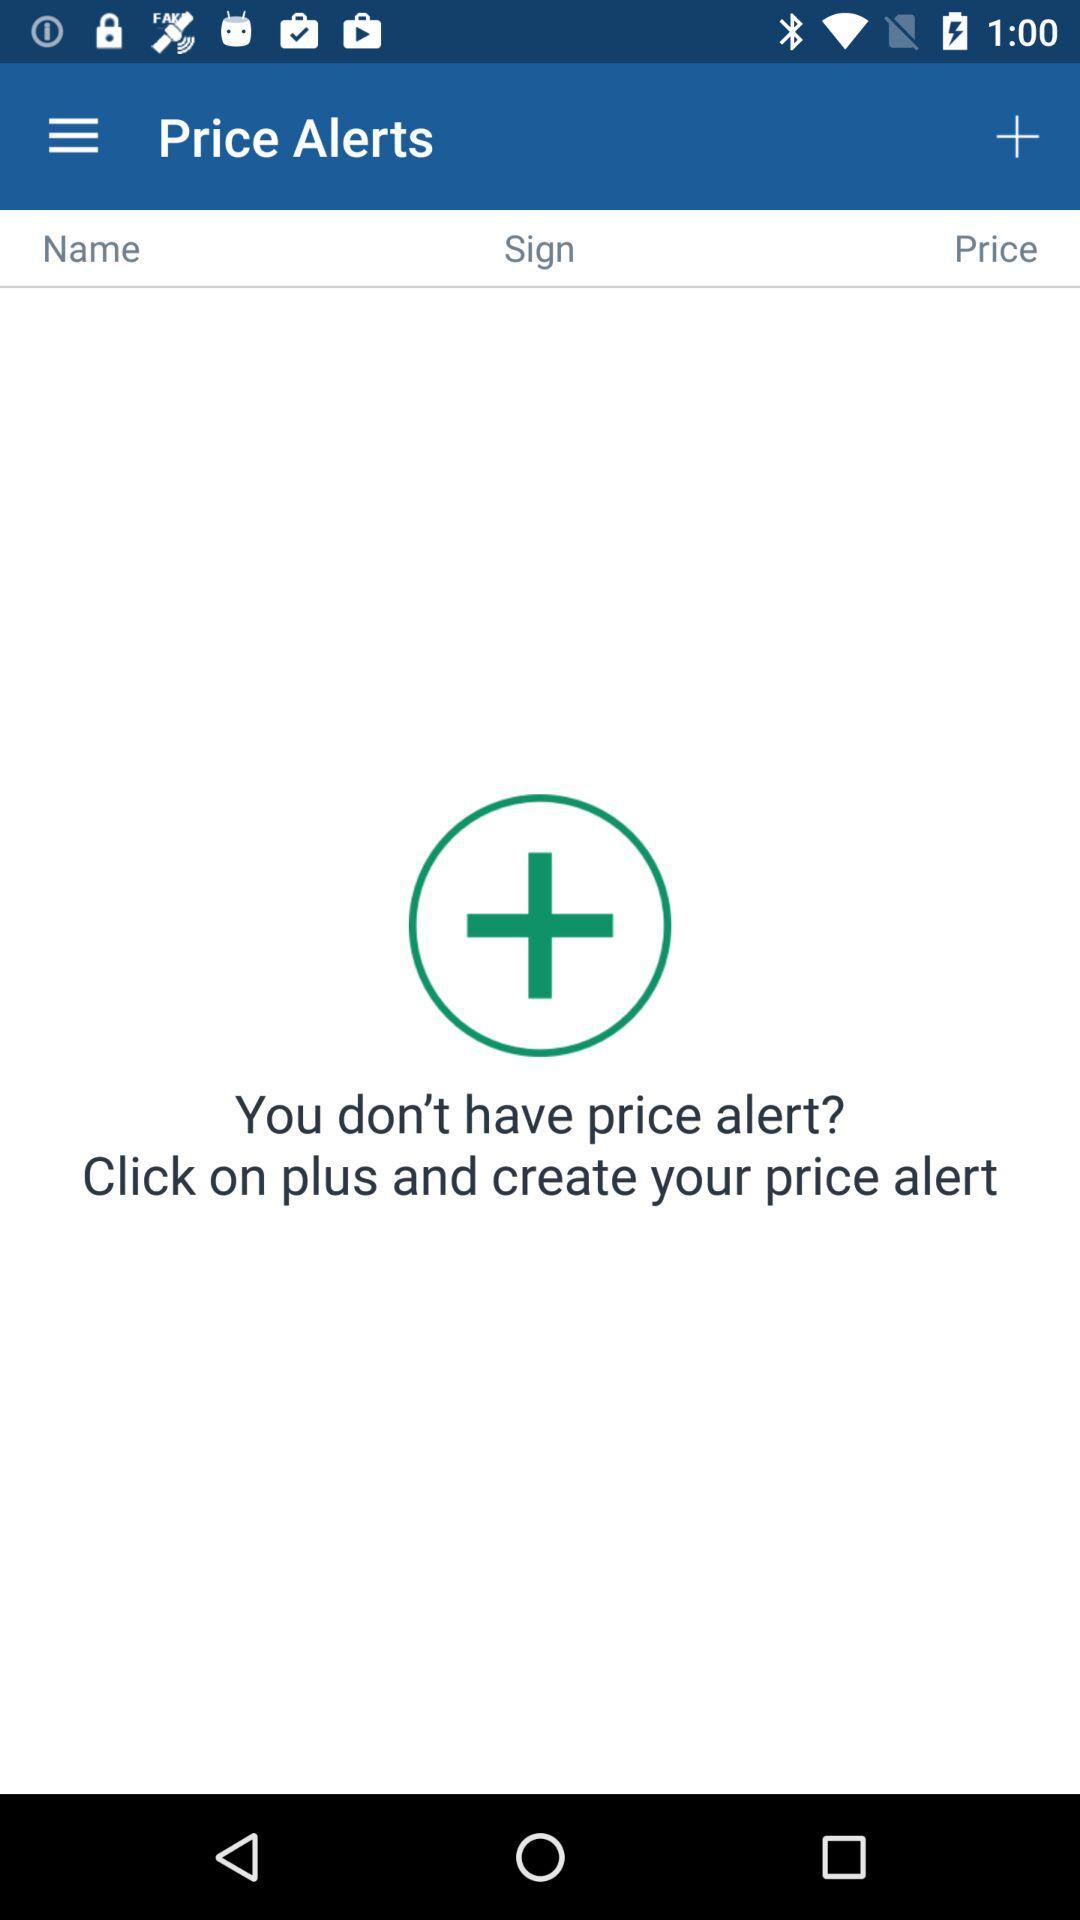 Image resolution: width=1080 pixels, height=1920 pixels. What do you see at coordinates (540, 1042) in the screenshot?
I see `new alert` at bounding box center [540, 1042].